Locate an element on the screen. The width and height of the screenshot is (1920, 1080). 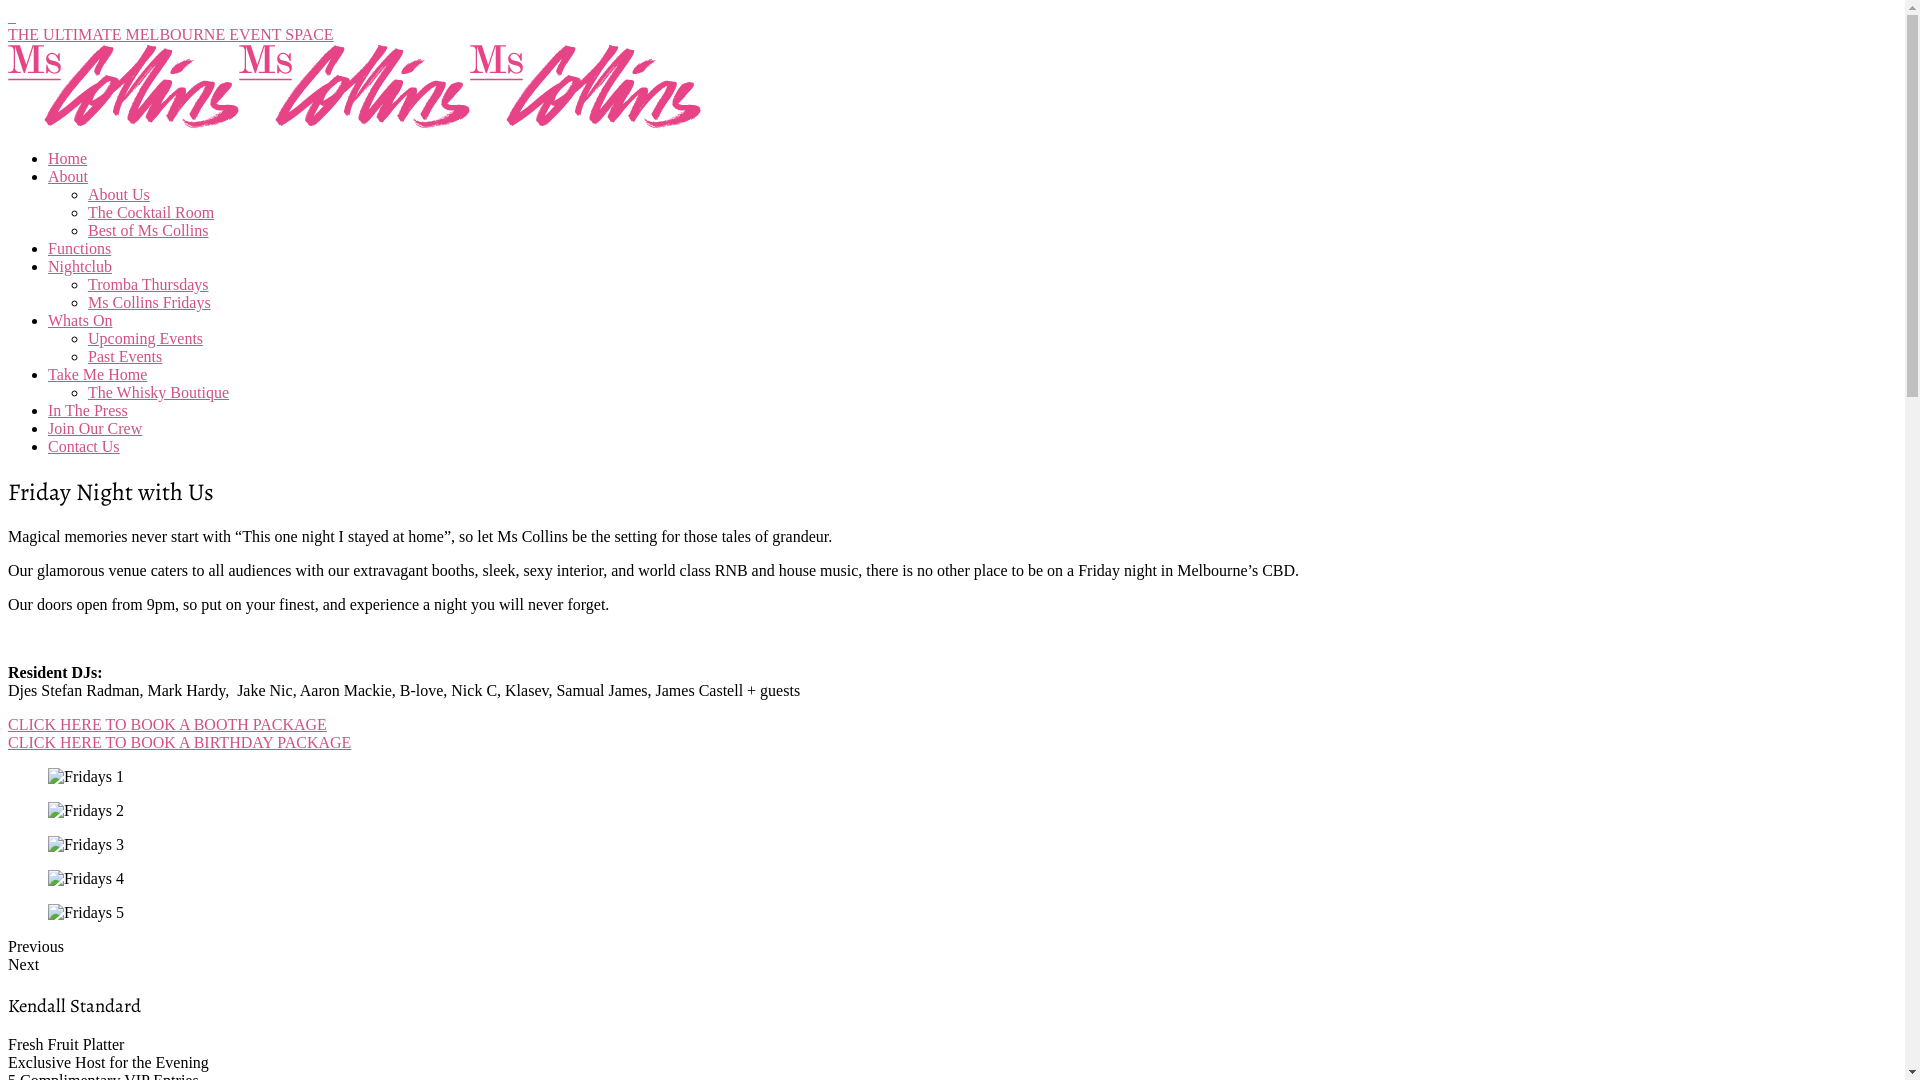
'In The Press' is located at coordinates (86, 409).